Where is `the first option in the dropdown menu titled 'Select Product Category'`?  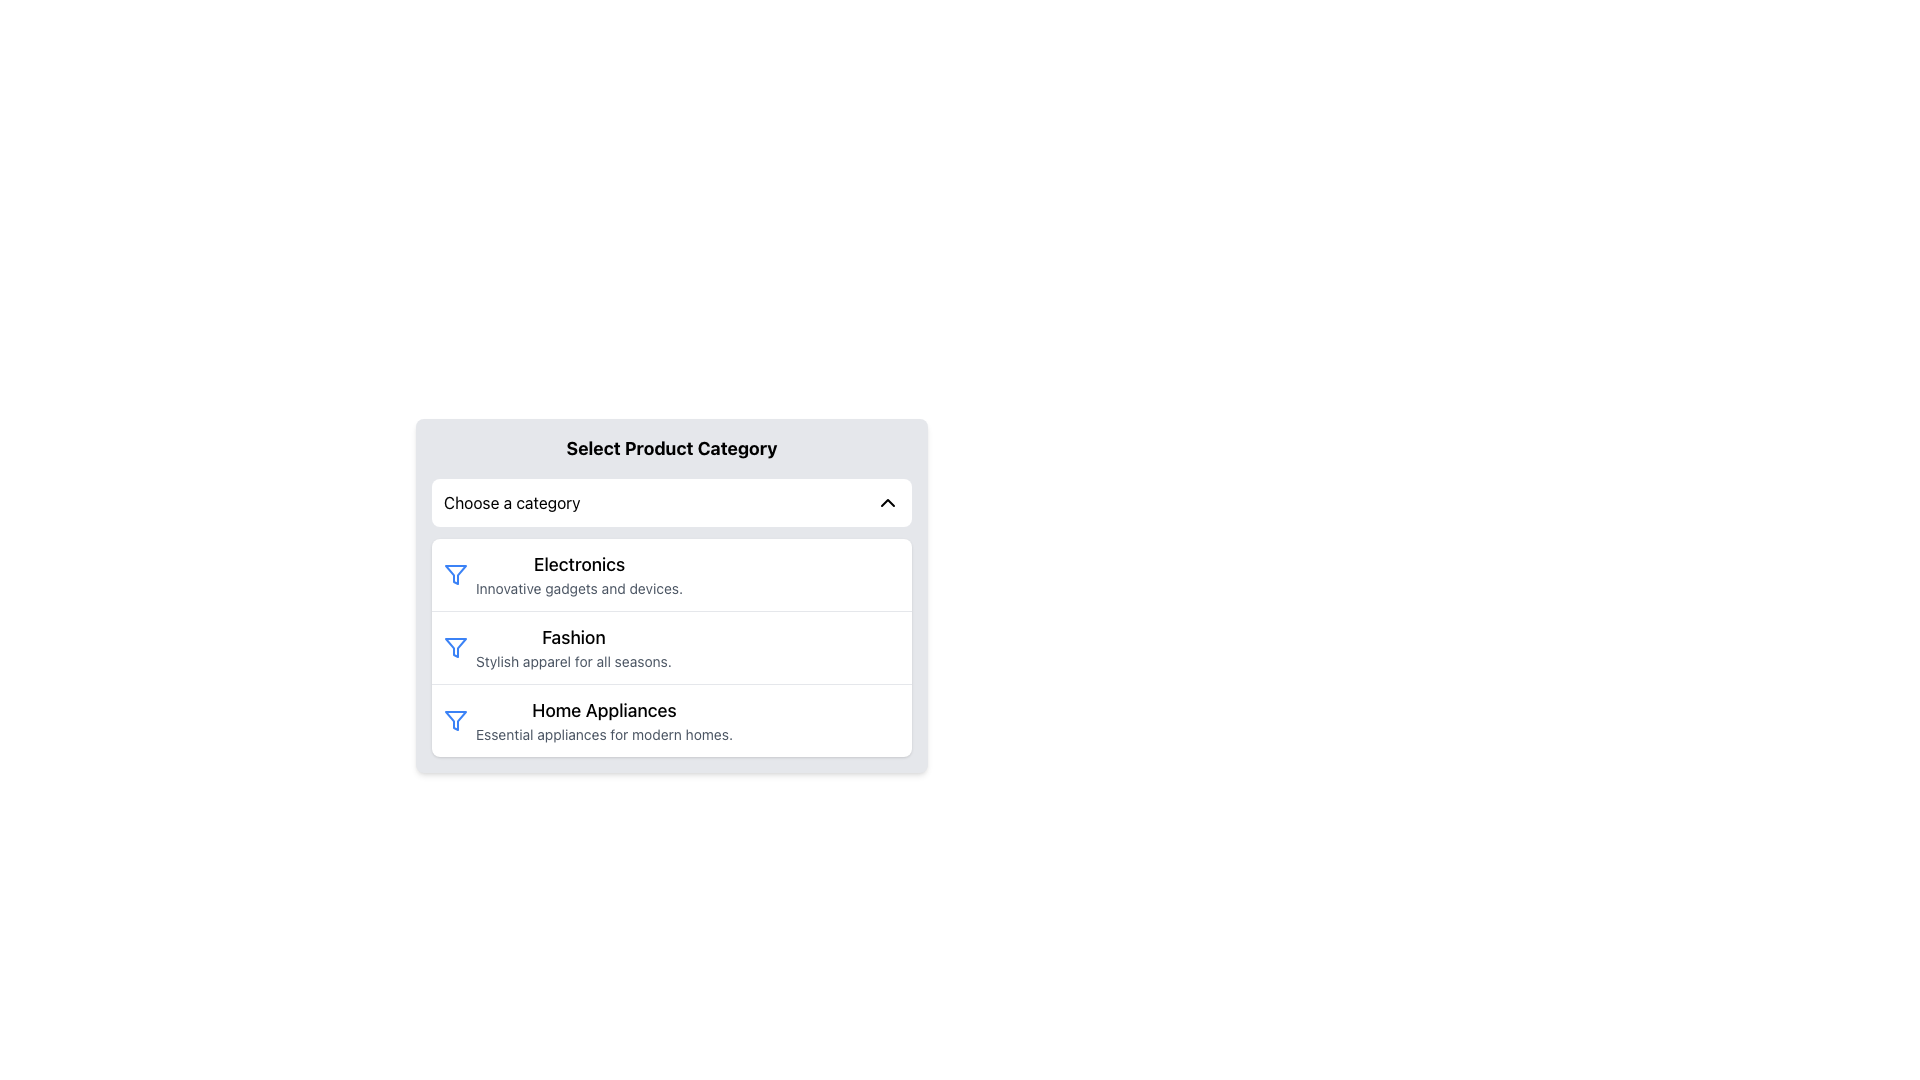 the first option in the dropdown menu titled 'Select Product Category' is located at coordinates (672, 595).